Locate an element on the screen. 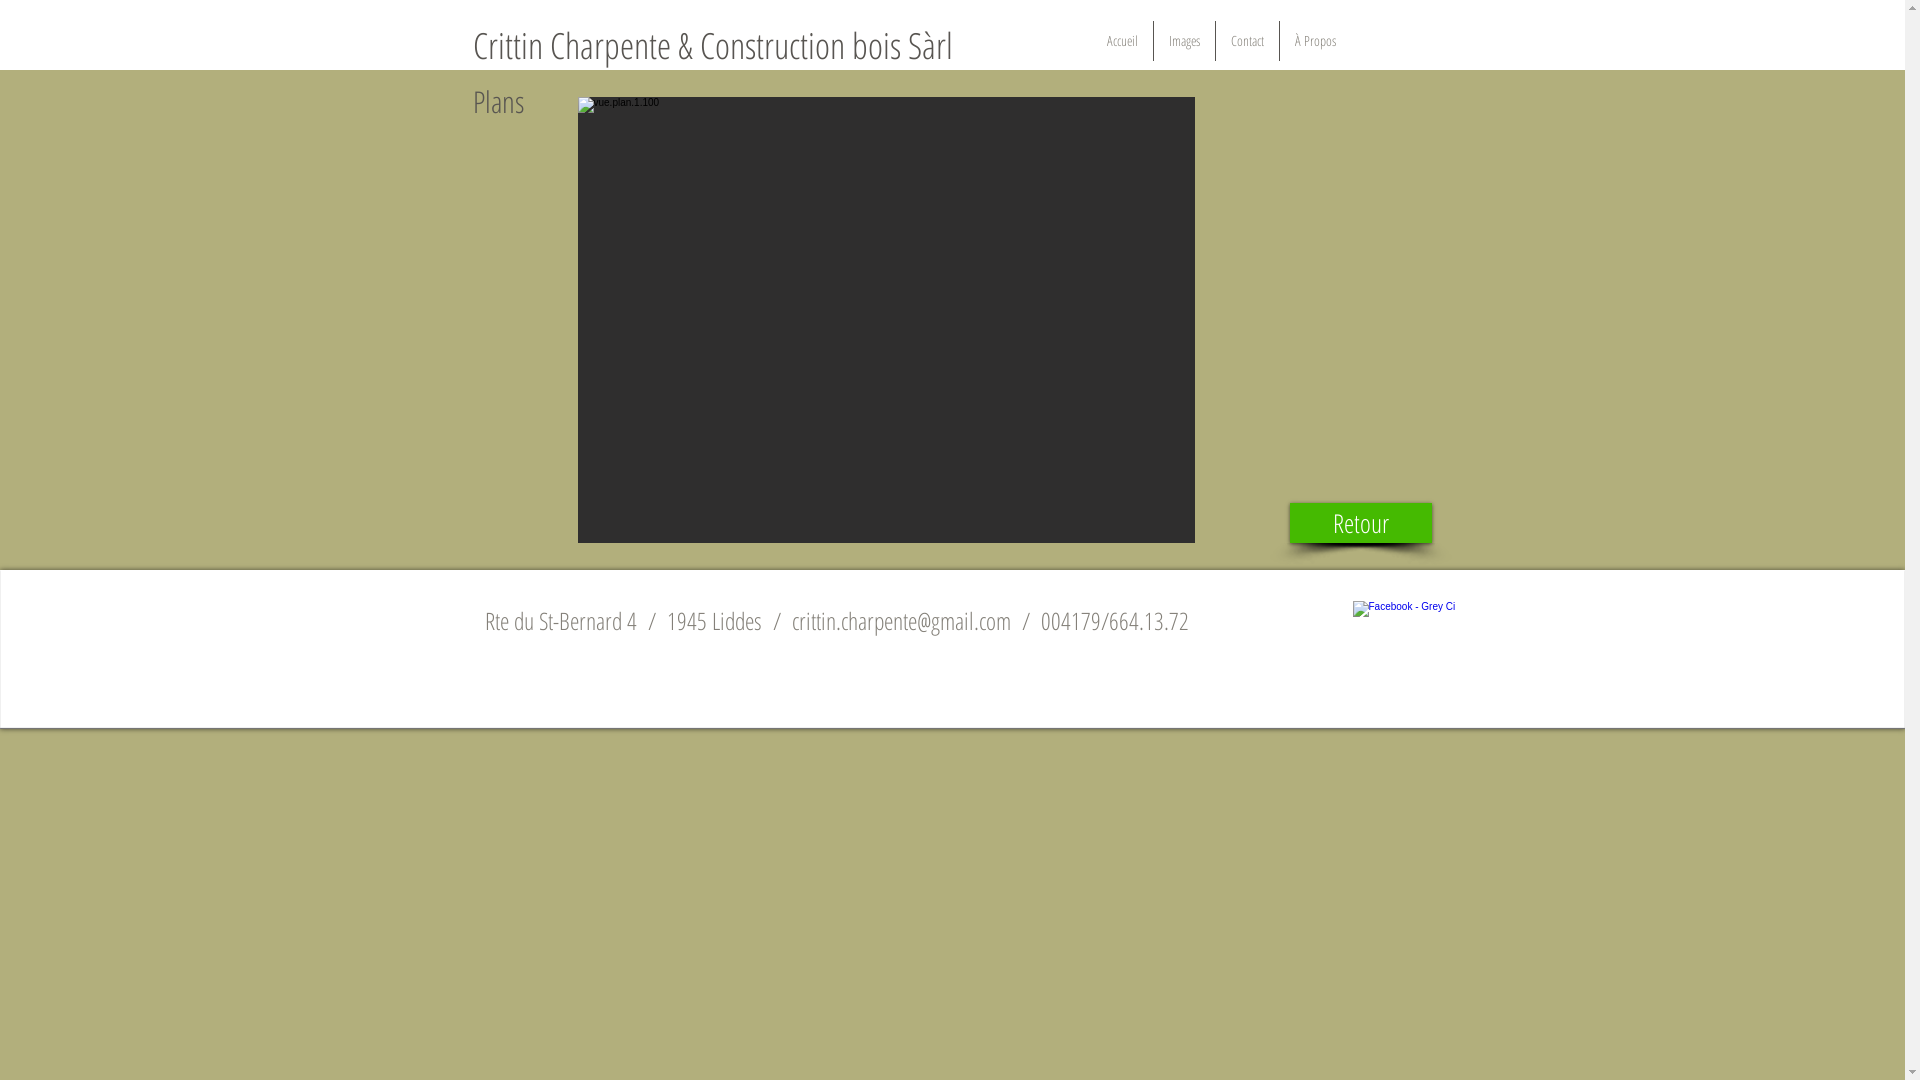 The width and height of the screenshot is (1920, 1080). 'Images' is located at coordinates (1184, 41).